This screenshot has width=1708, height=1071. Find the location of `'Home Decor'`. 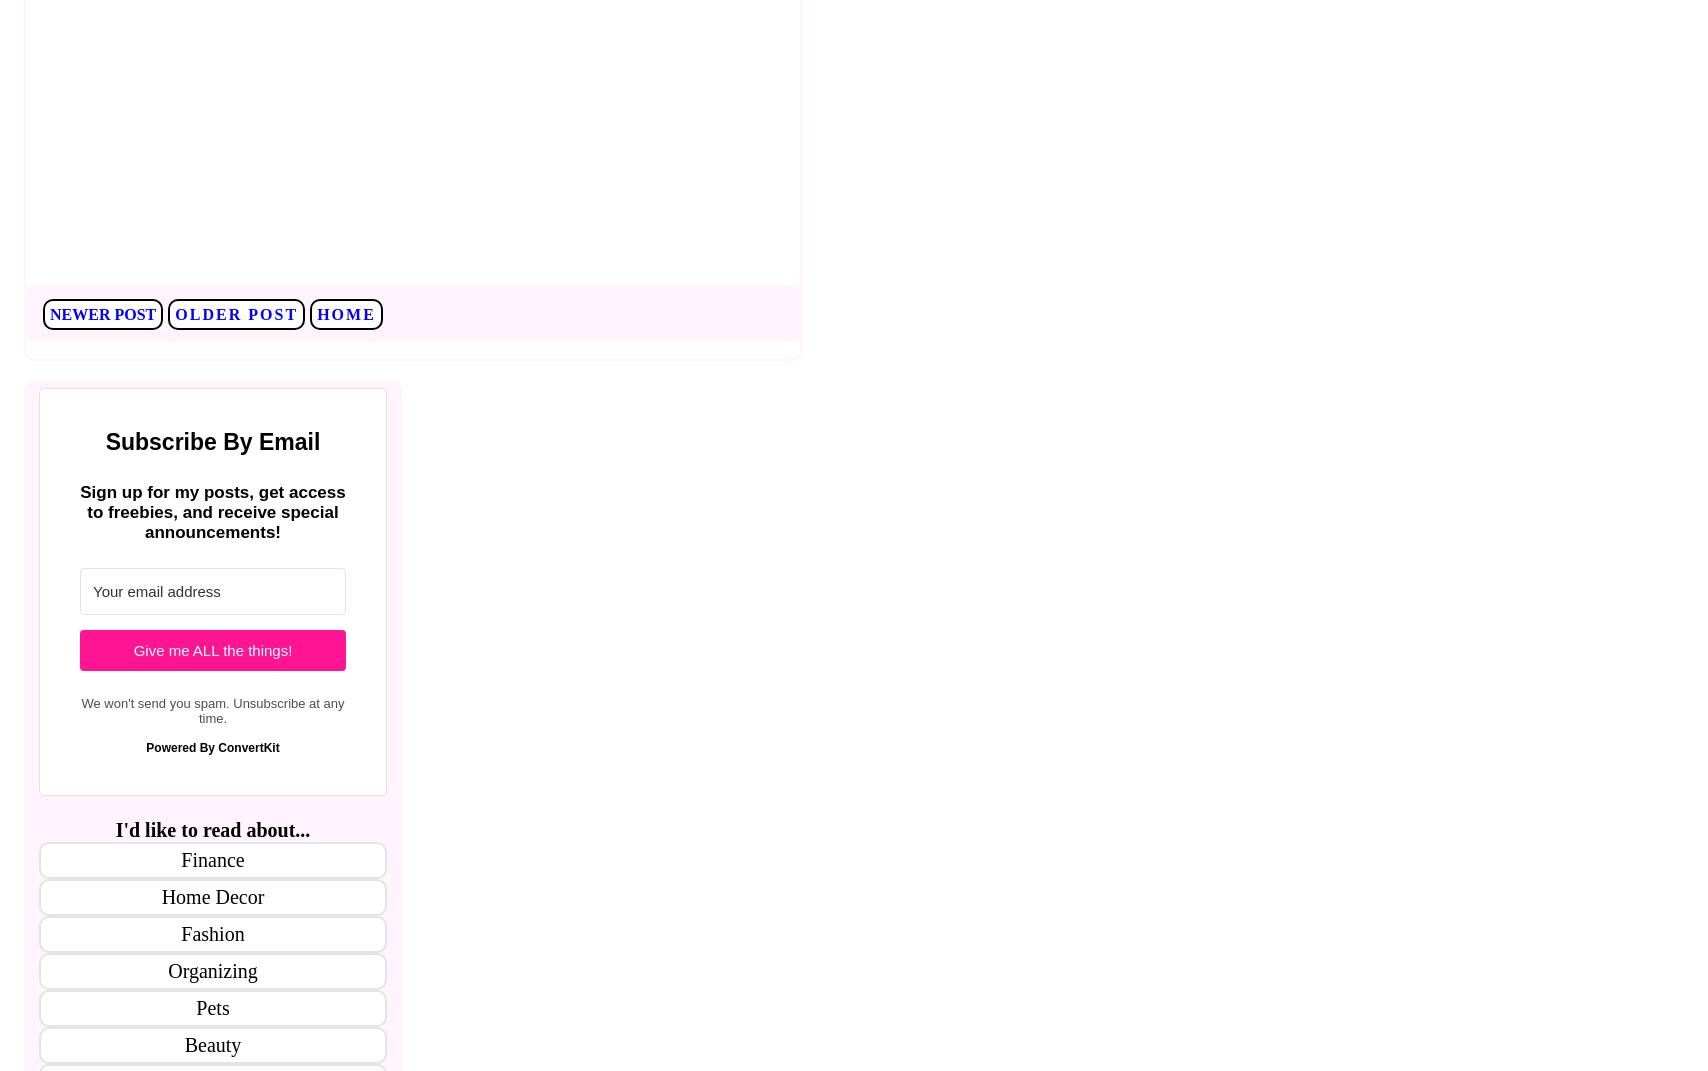

'Home Decor' is located at coordinates (212, 896).